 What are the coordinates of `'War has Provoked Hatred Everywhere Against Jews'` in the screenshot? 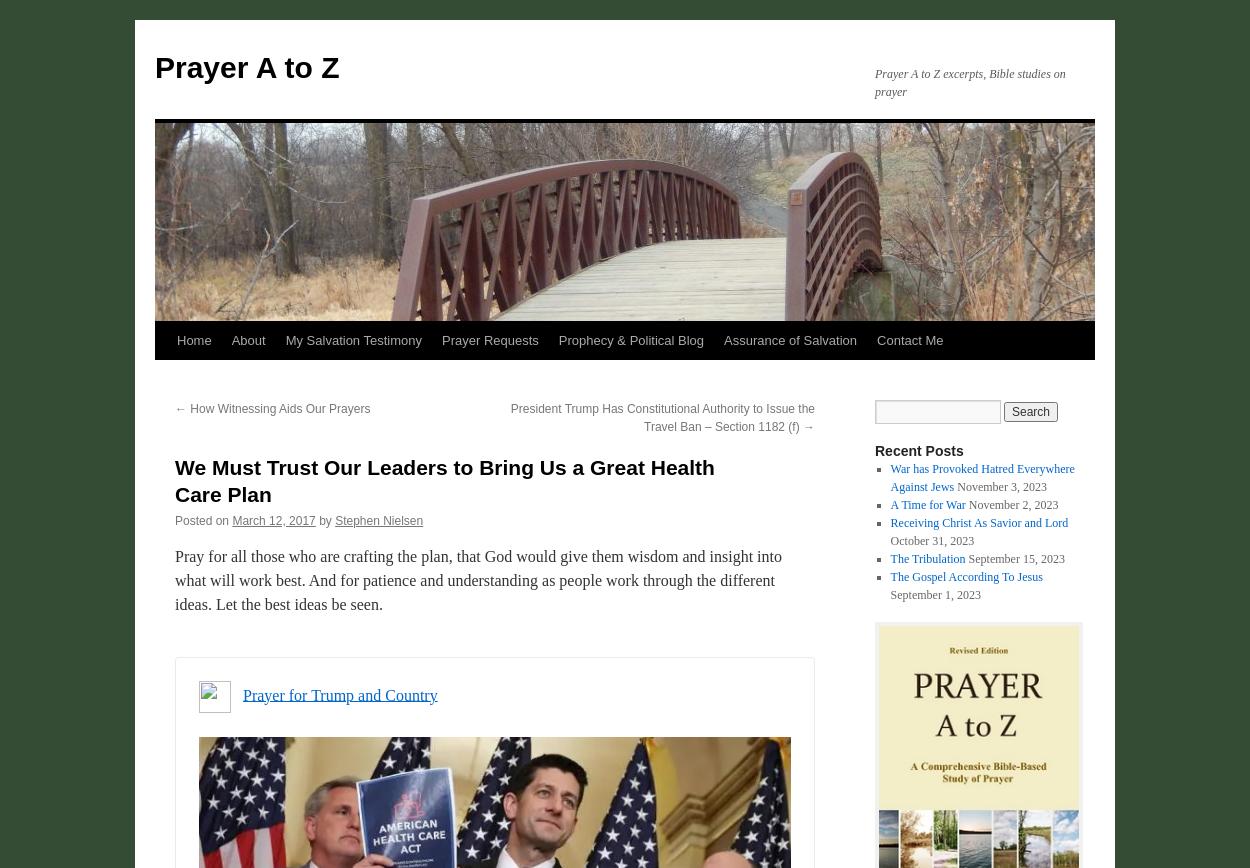 It's located at (981, 478).